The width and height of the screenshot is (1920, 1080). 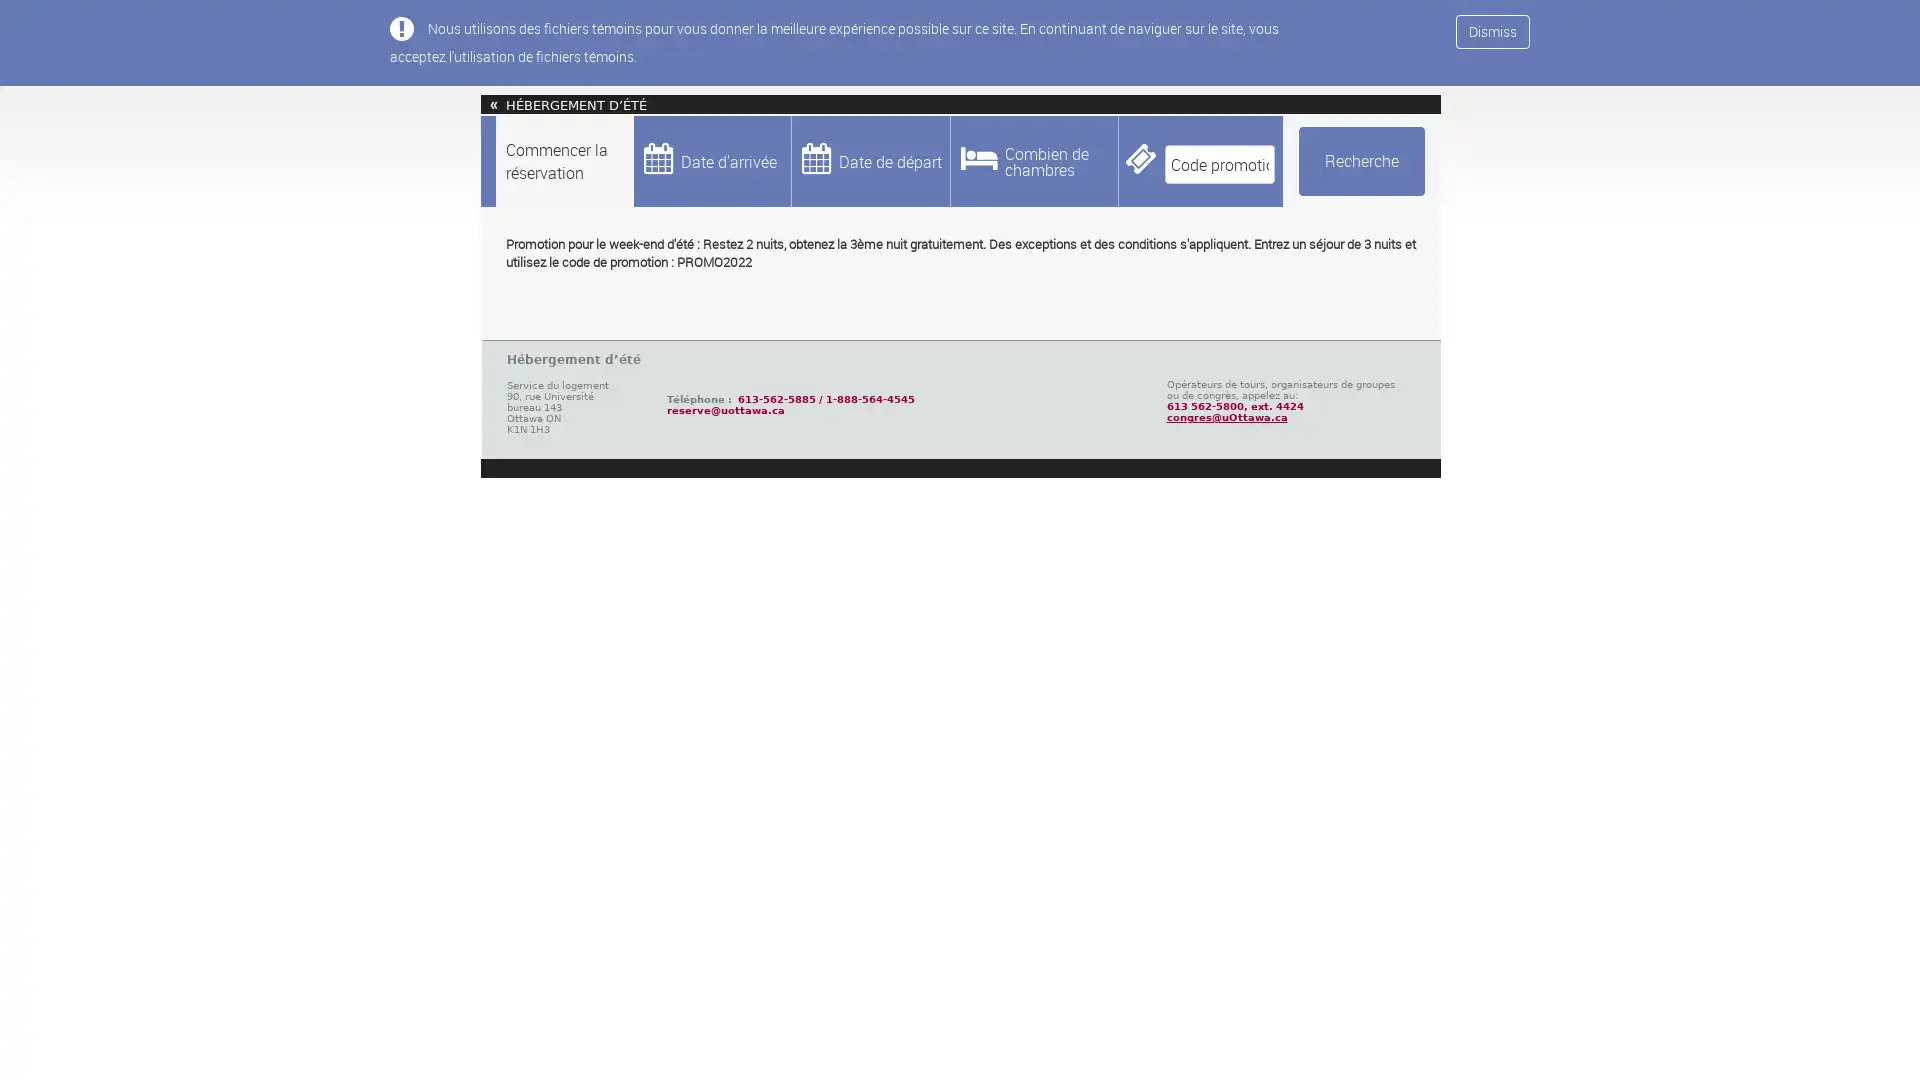 I want to click on Recherche, so click(x=1360, y=160).